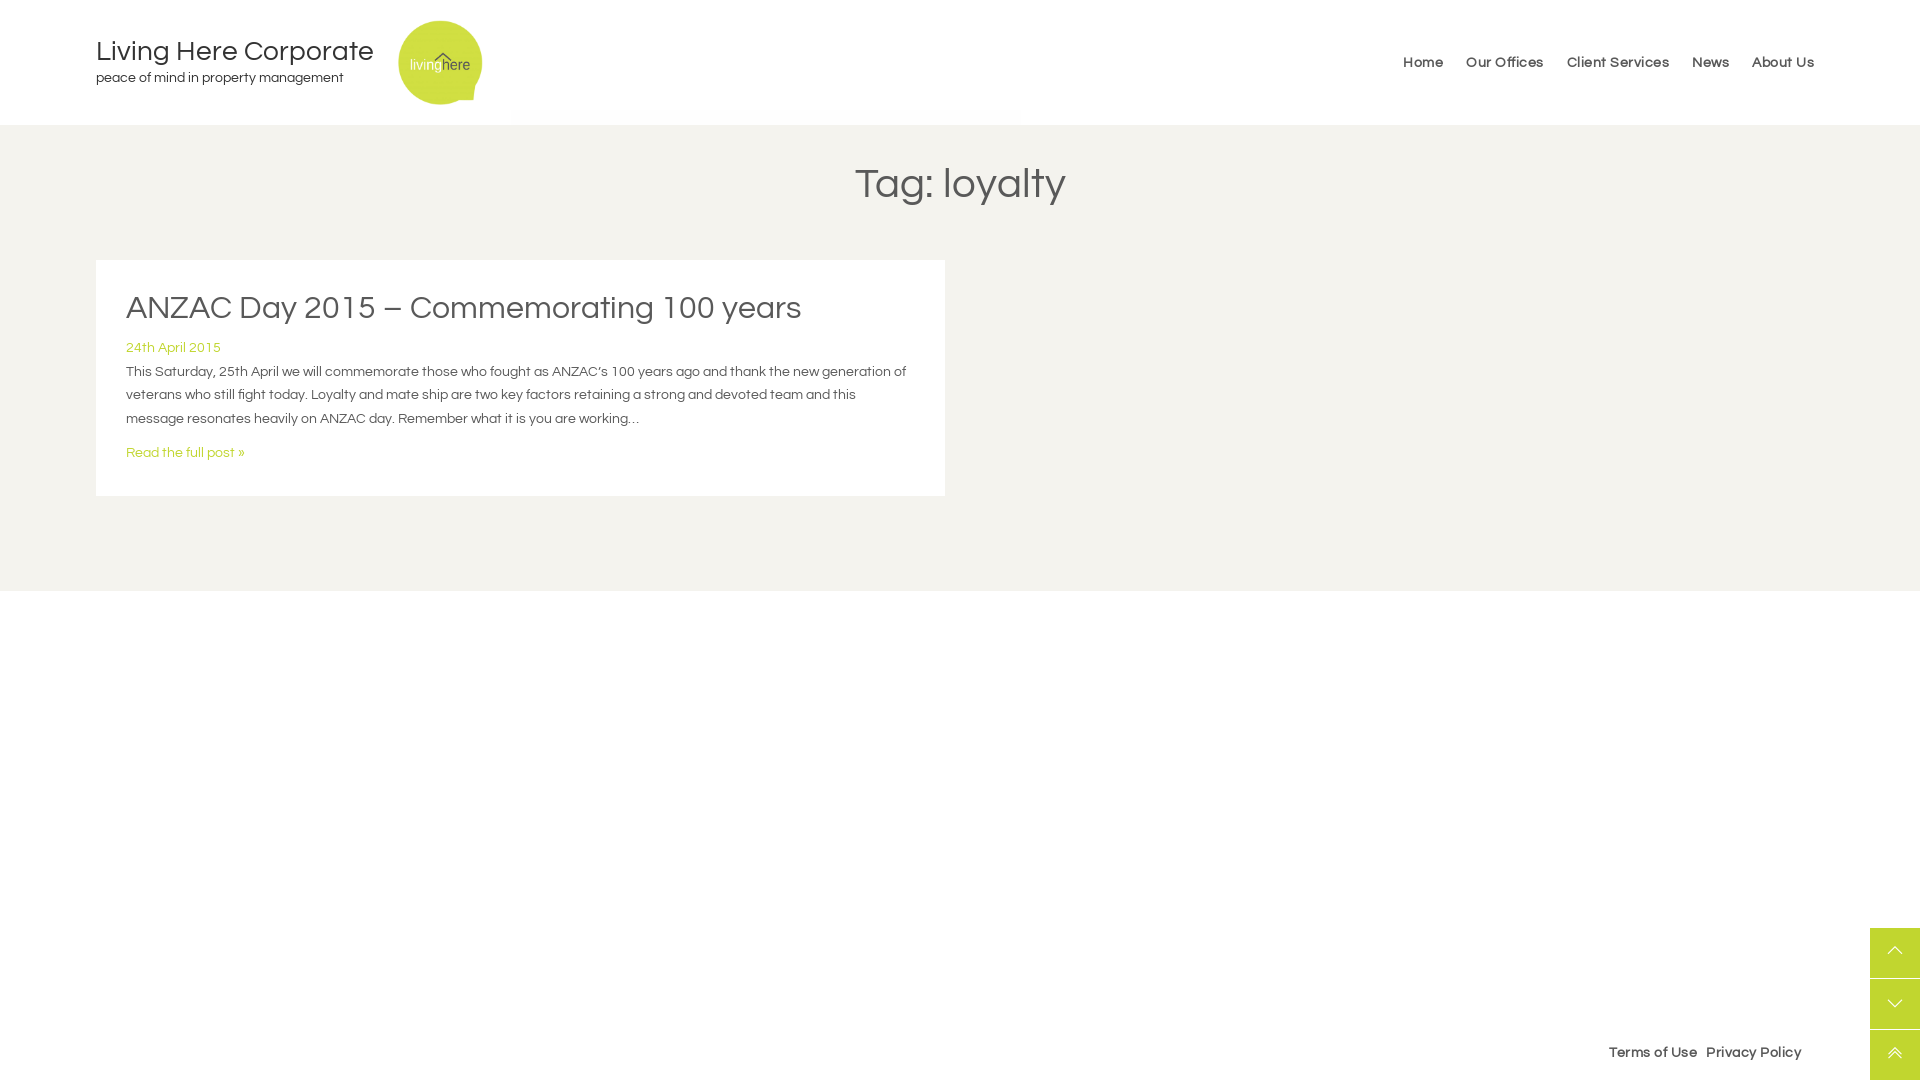 This screenshot has height=1080, width=1920. What do you see at coordinates (1709, 60) in the screenshot?
I see `'News'` at bounding box center [1709, 60].